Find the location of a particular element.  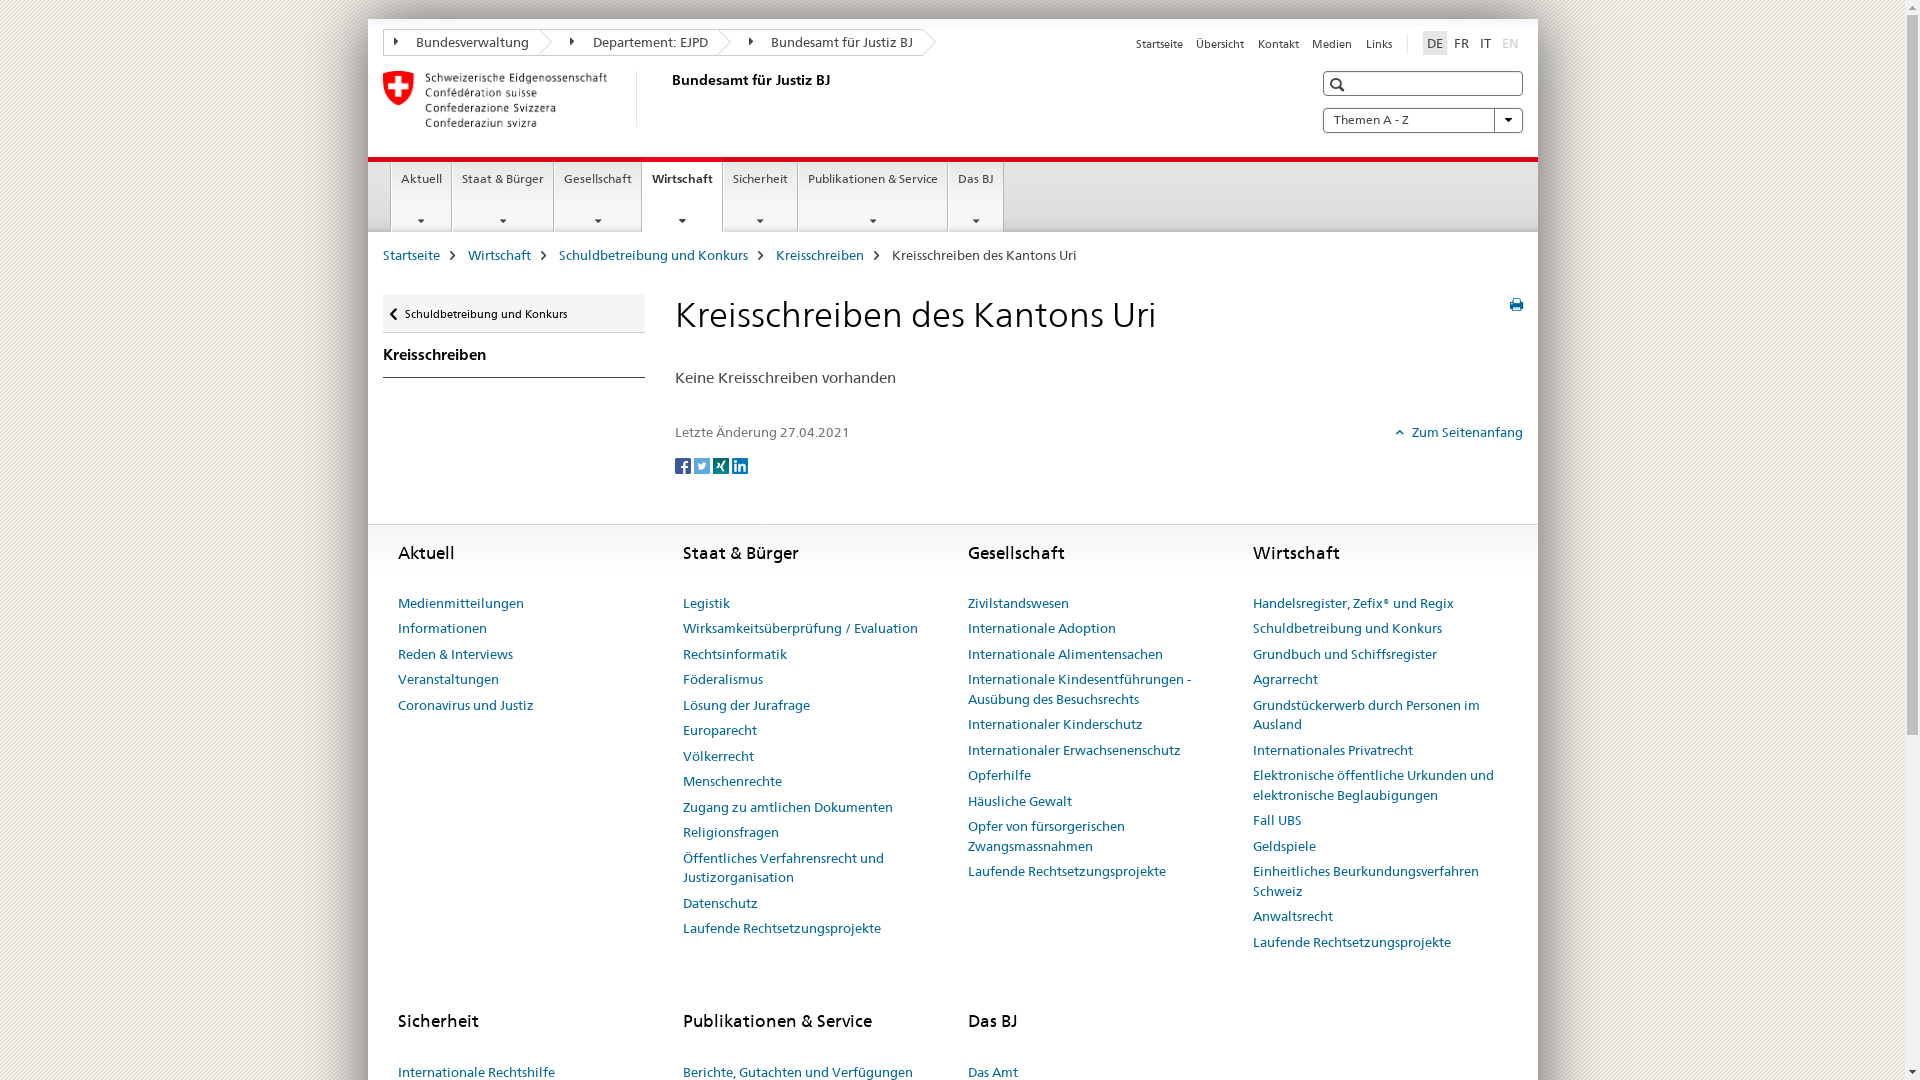

'Medien' is located at coordinates (1332, 43).